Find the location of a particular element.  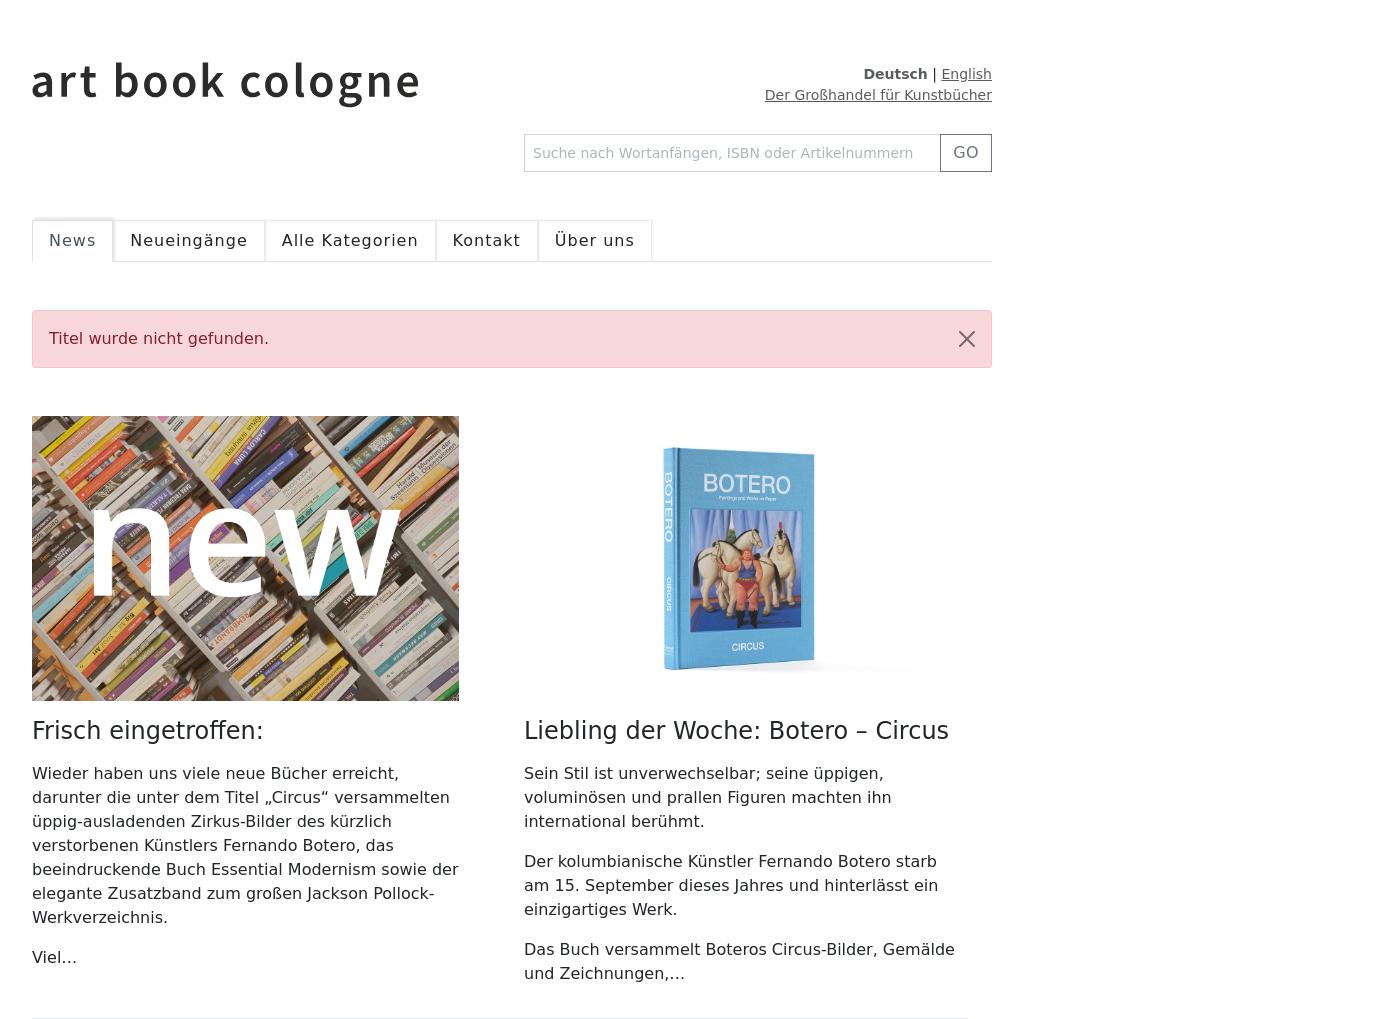

'55,00 €' is located at coordinates (620, 19).